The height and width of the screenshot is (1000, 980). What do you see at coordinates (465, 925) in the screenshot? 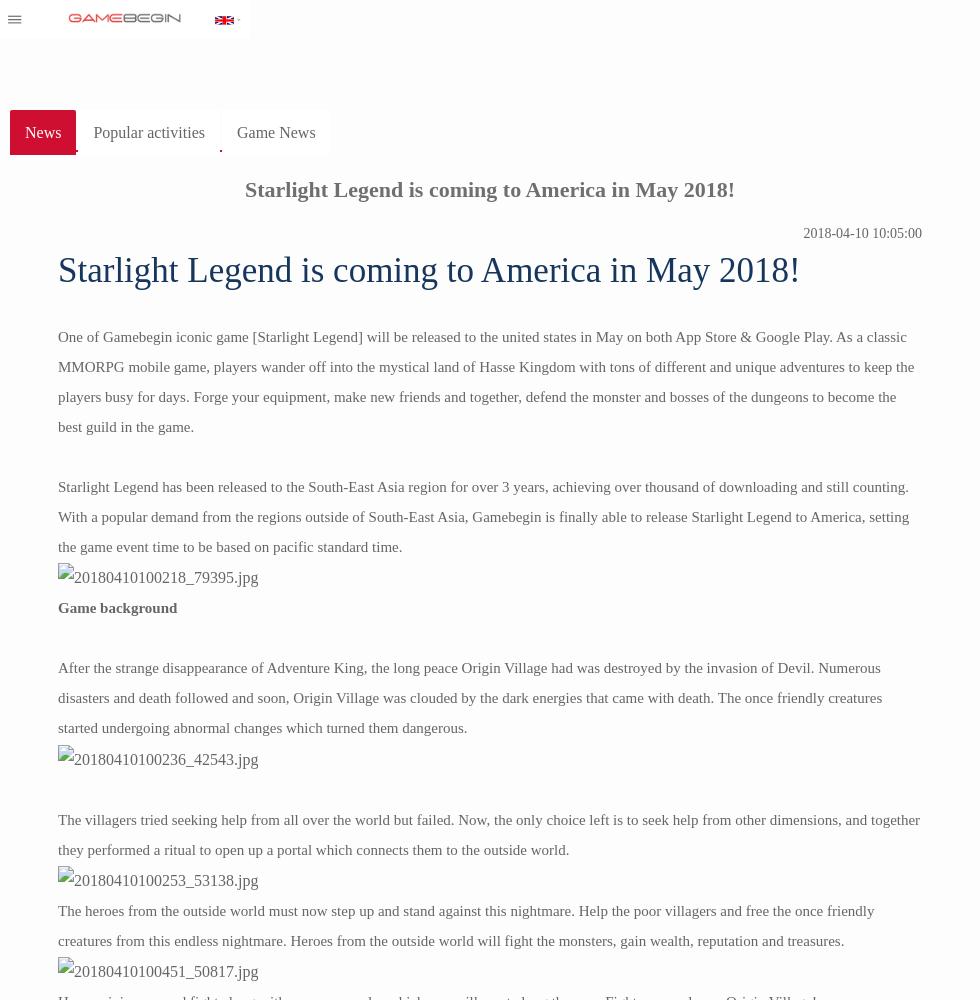
I see `'The heroes from the outside world must now step up and stand against this nightmare. Help the poor villagers and free the once friendly creatures from this endless nightmare. Heroes from the outside world will fight the monsters, gain wealth, reputation and treasures.'` at bounding box center [465, 925].